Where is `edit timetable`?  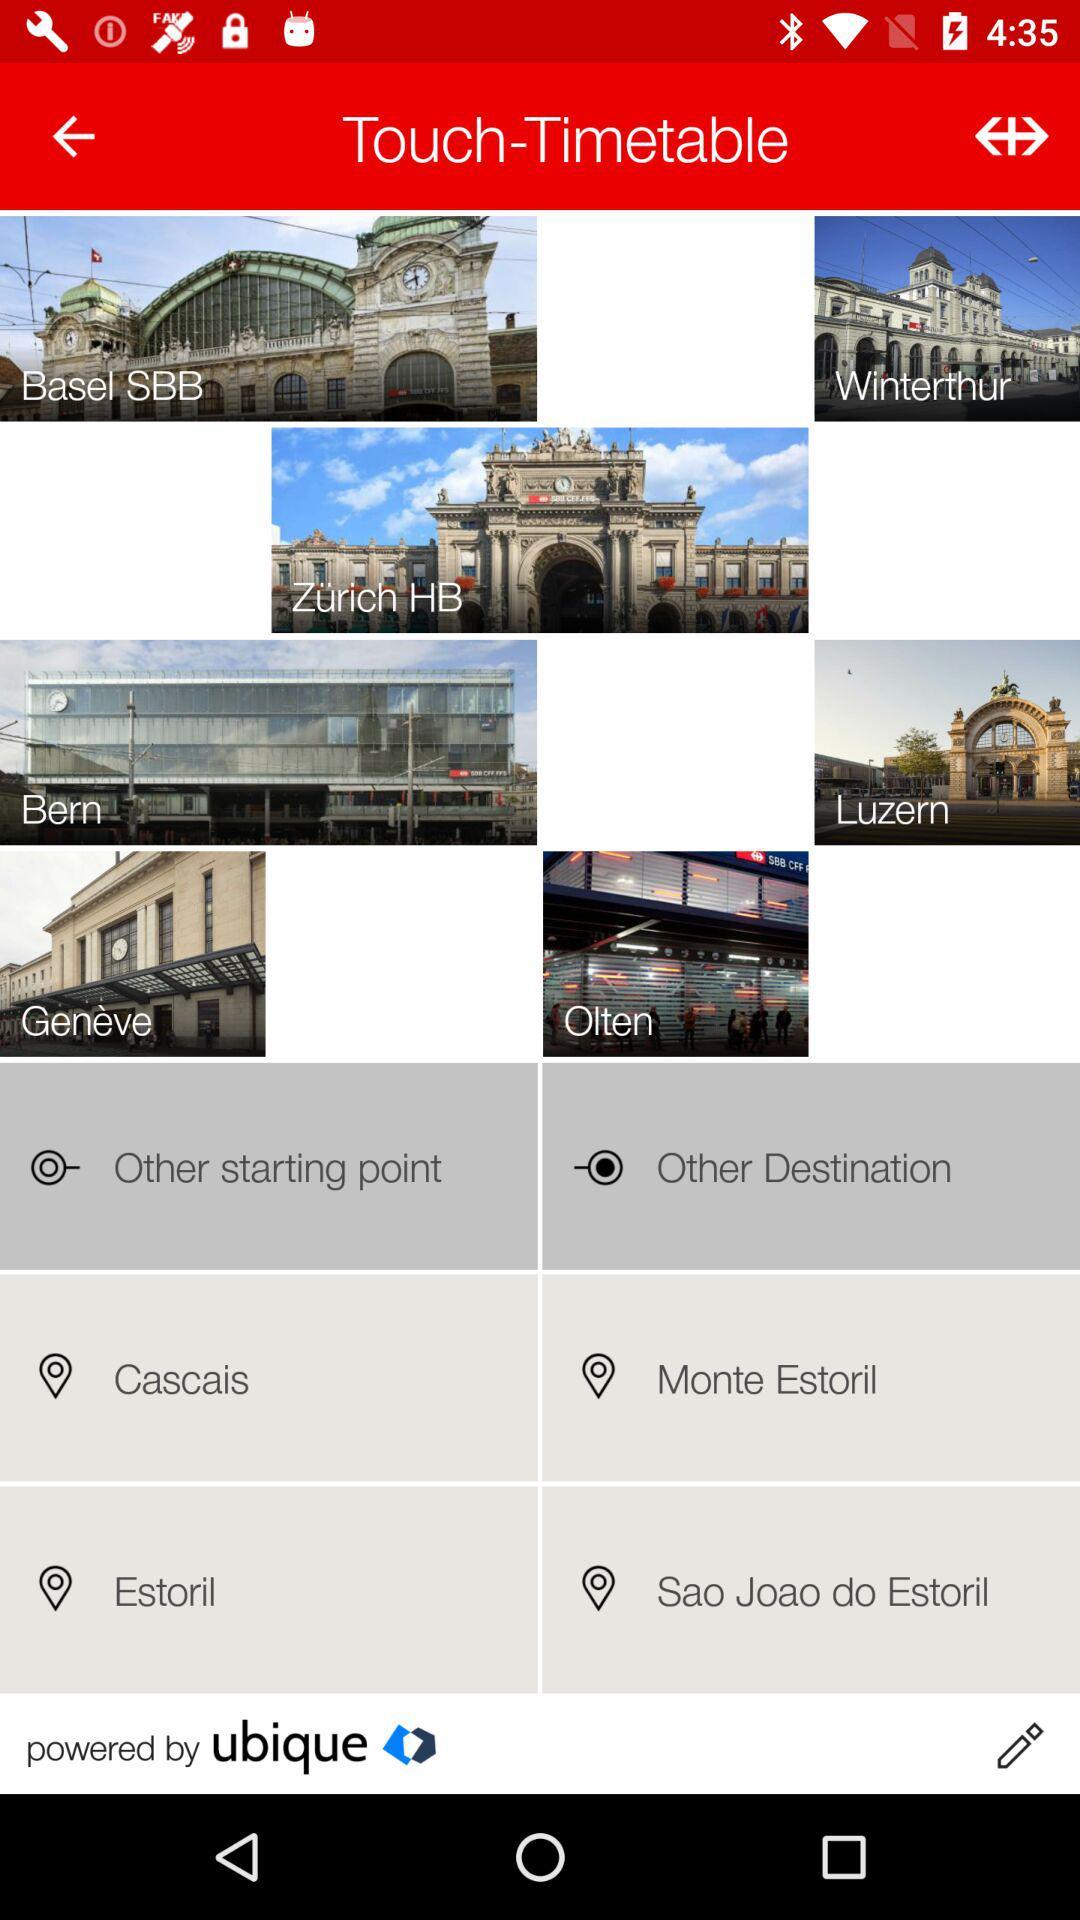 edit timetable is located at coordinates (1019, 1745).